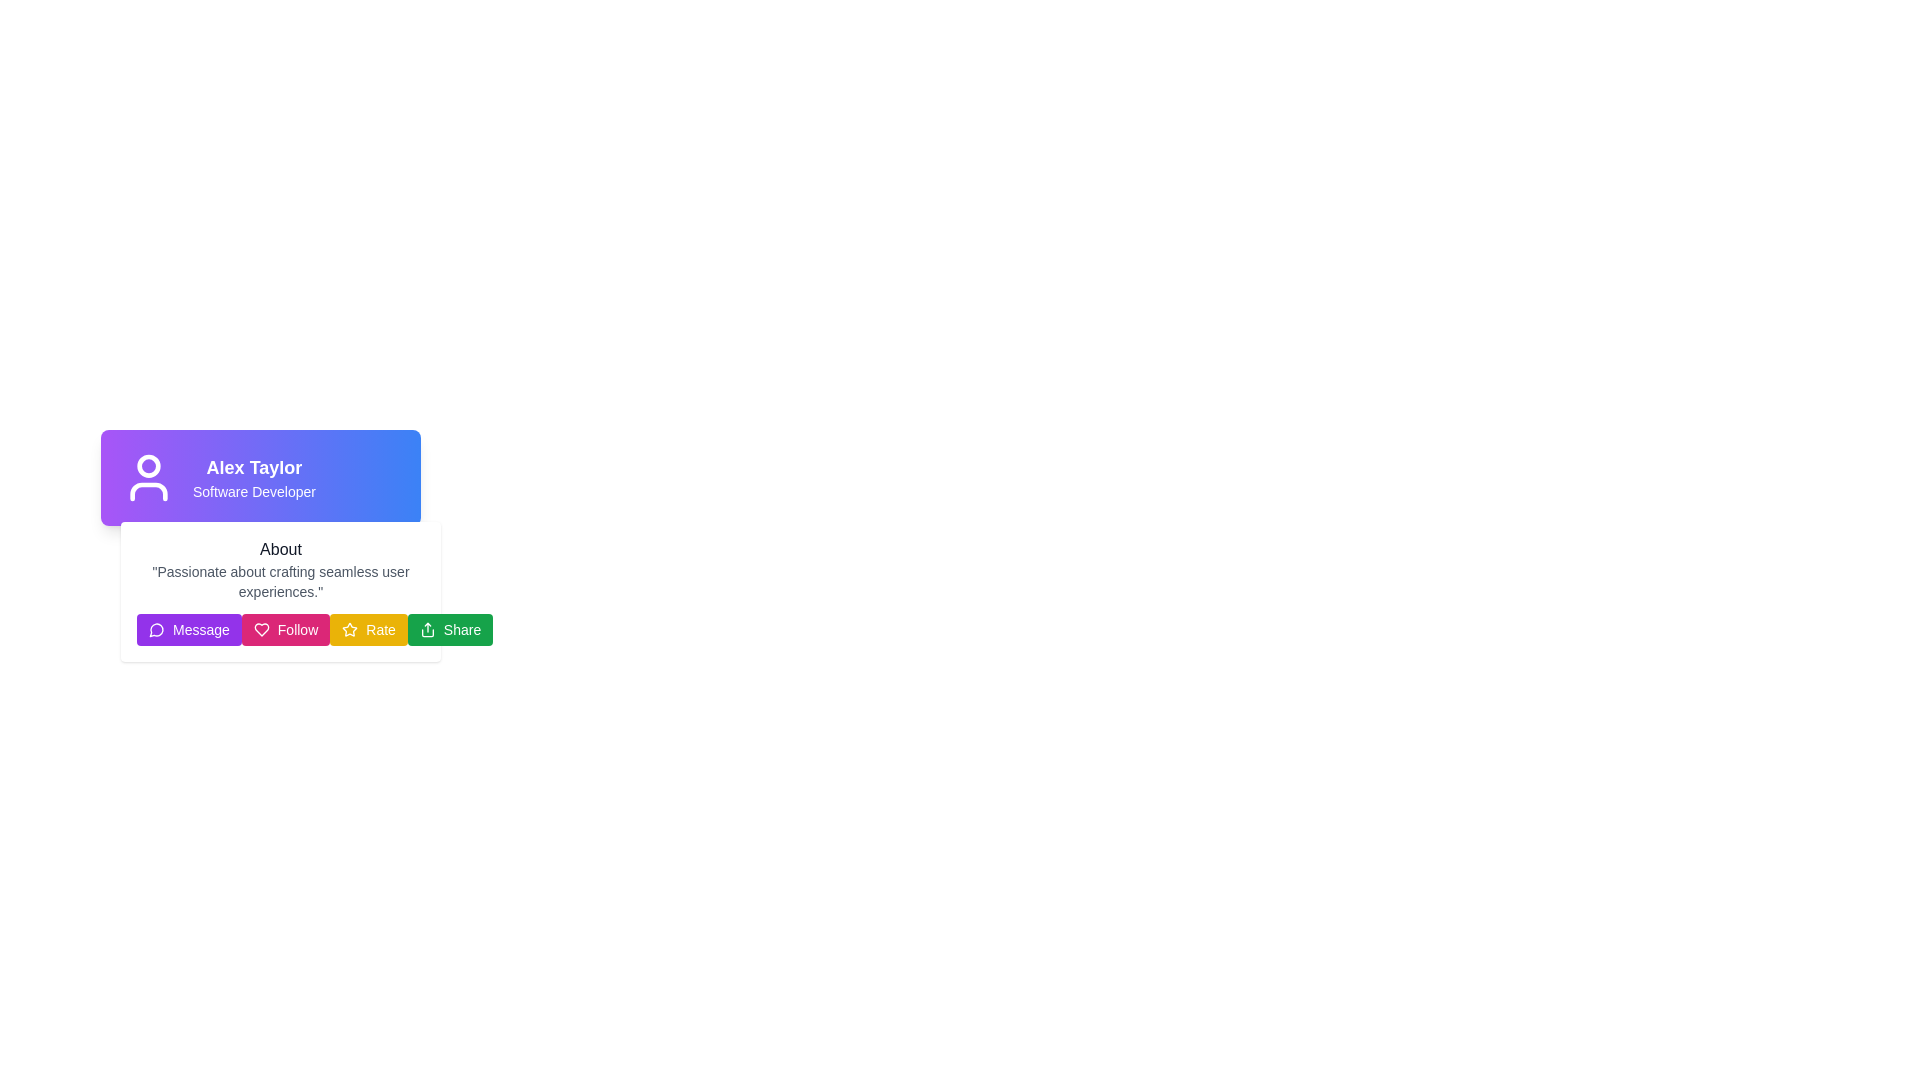  What do you see at coordinates (189, 628) in the screenshot?
I see `the first button in the horizontal row that allows users to send a message` at bounding box center [189, 628].